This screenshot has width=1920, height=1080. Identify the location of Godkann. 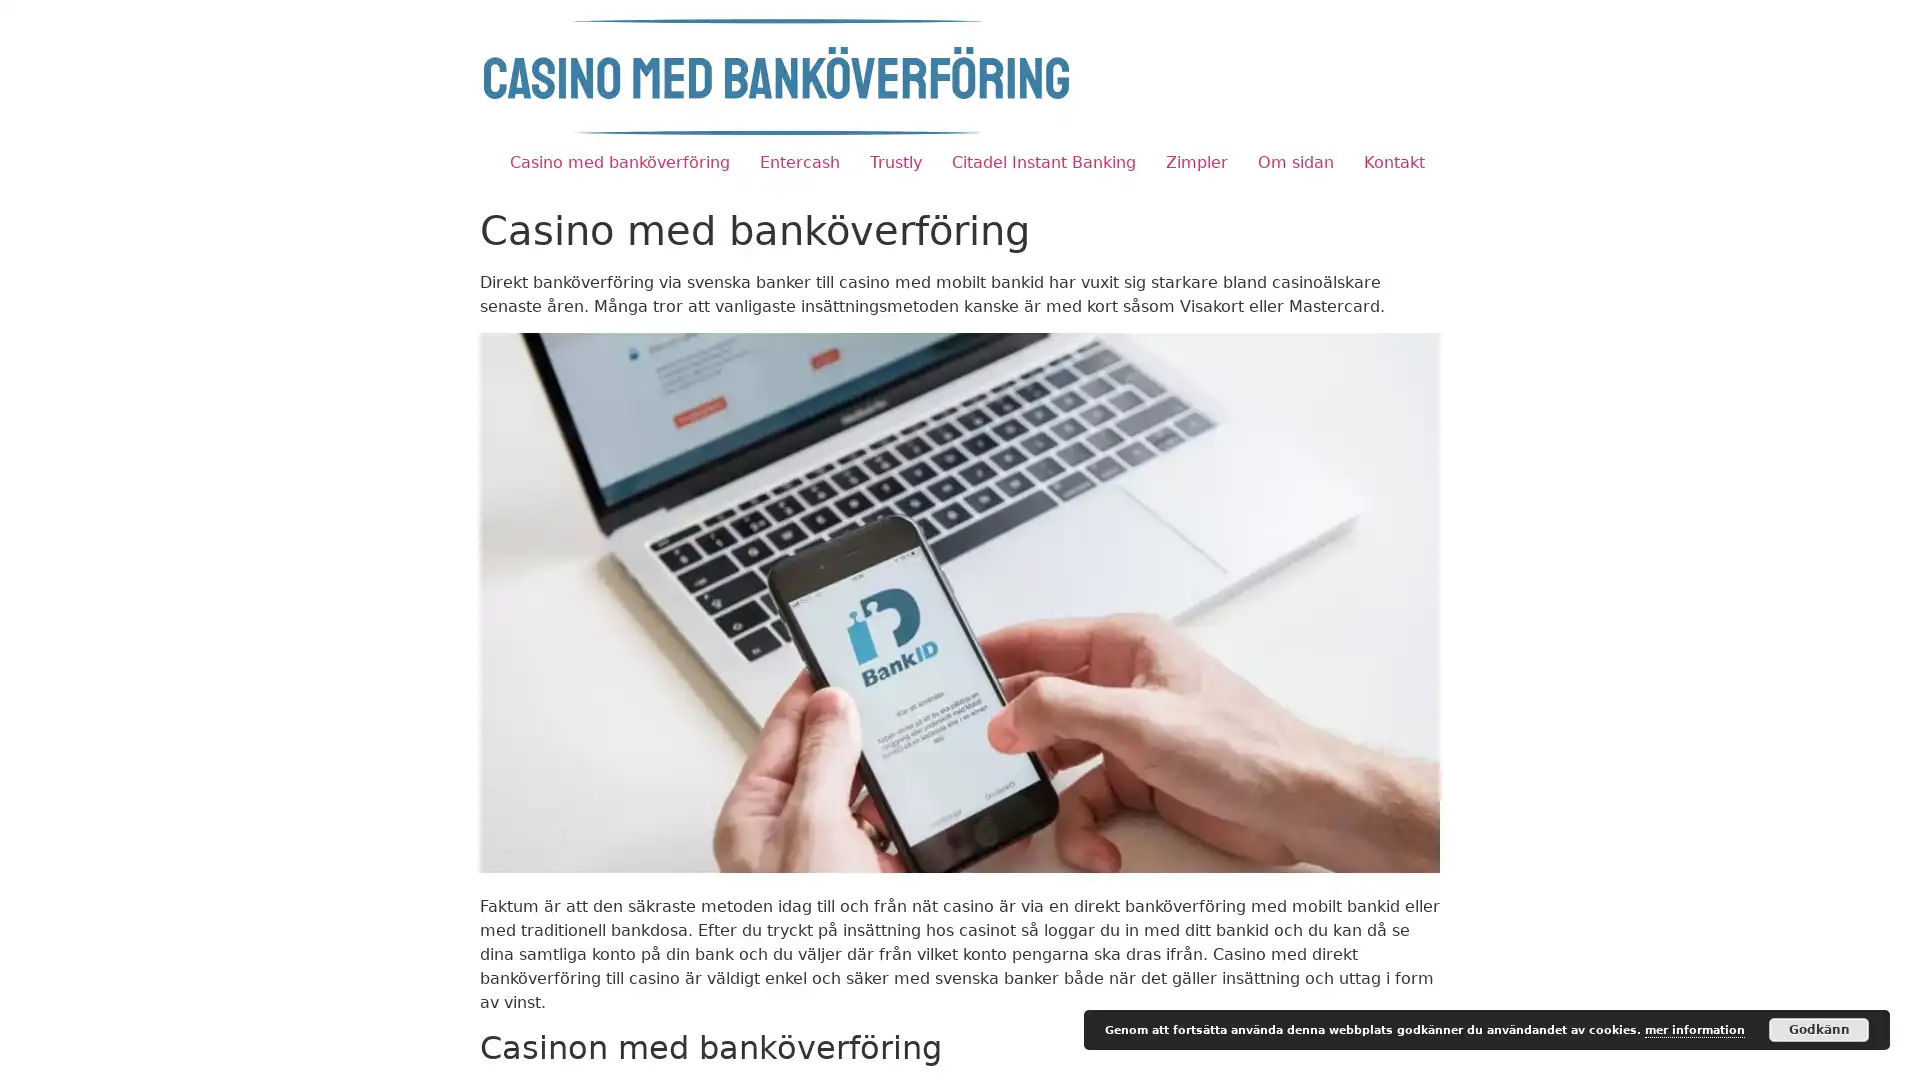
(1819, 1029).